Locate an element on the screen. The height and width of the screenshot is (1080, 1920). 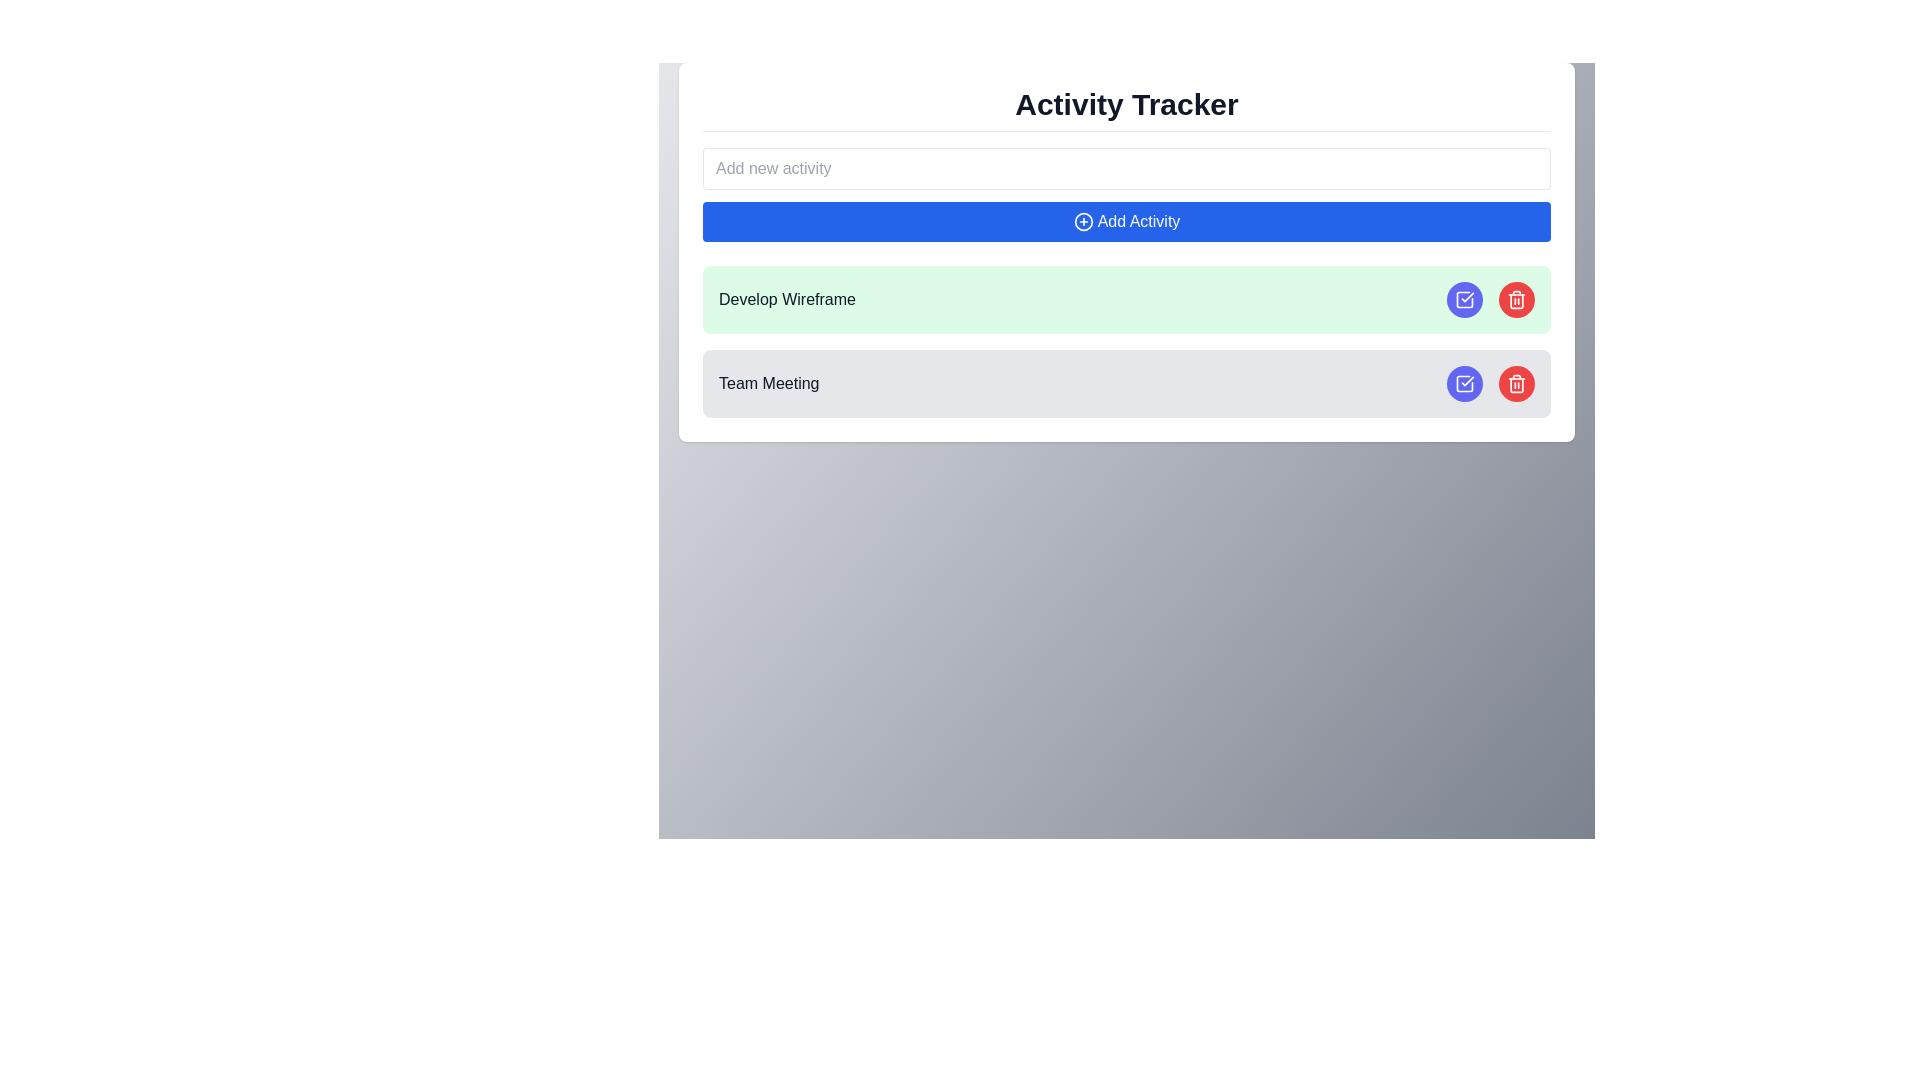
the confirmation button for the 'Team Meeting' entry is located at coordinates (1464, 384).